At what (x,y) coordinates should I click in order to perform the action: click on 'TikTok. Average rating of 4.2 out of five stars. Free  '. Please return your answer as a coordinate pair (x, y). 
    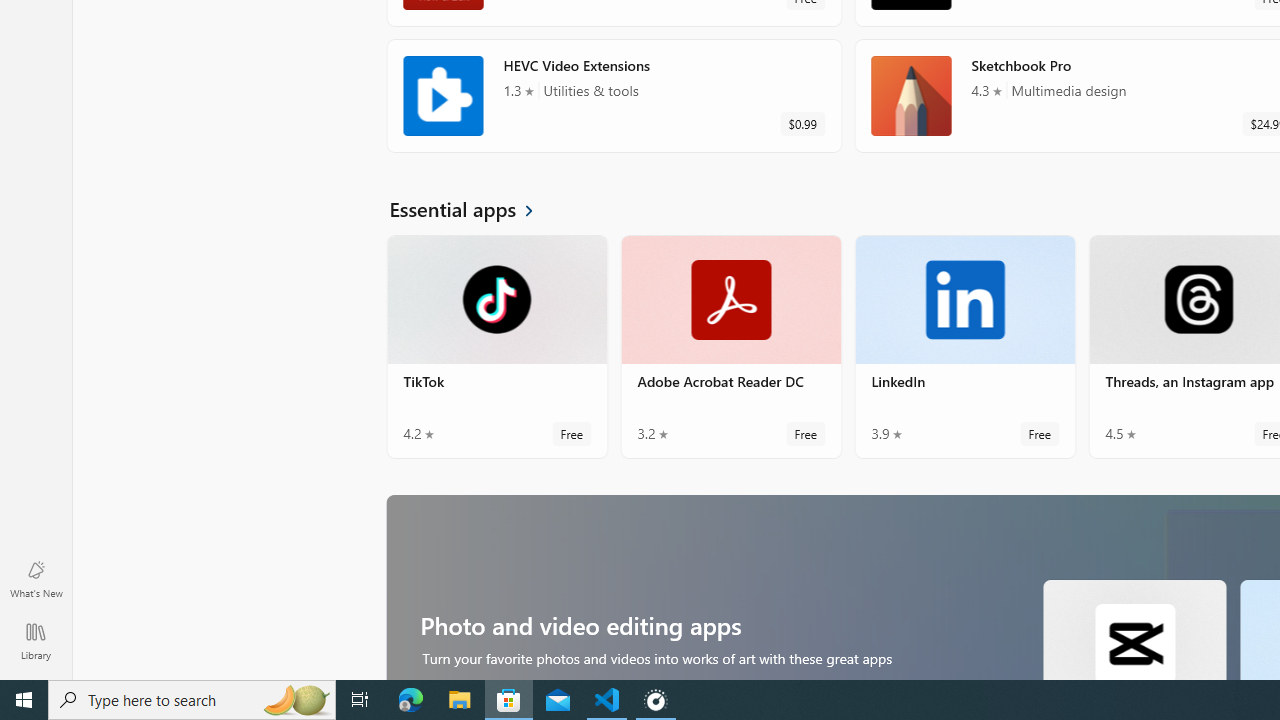
    Looking at the image, I should click on (497, 346).